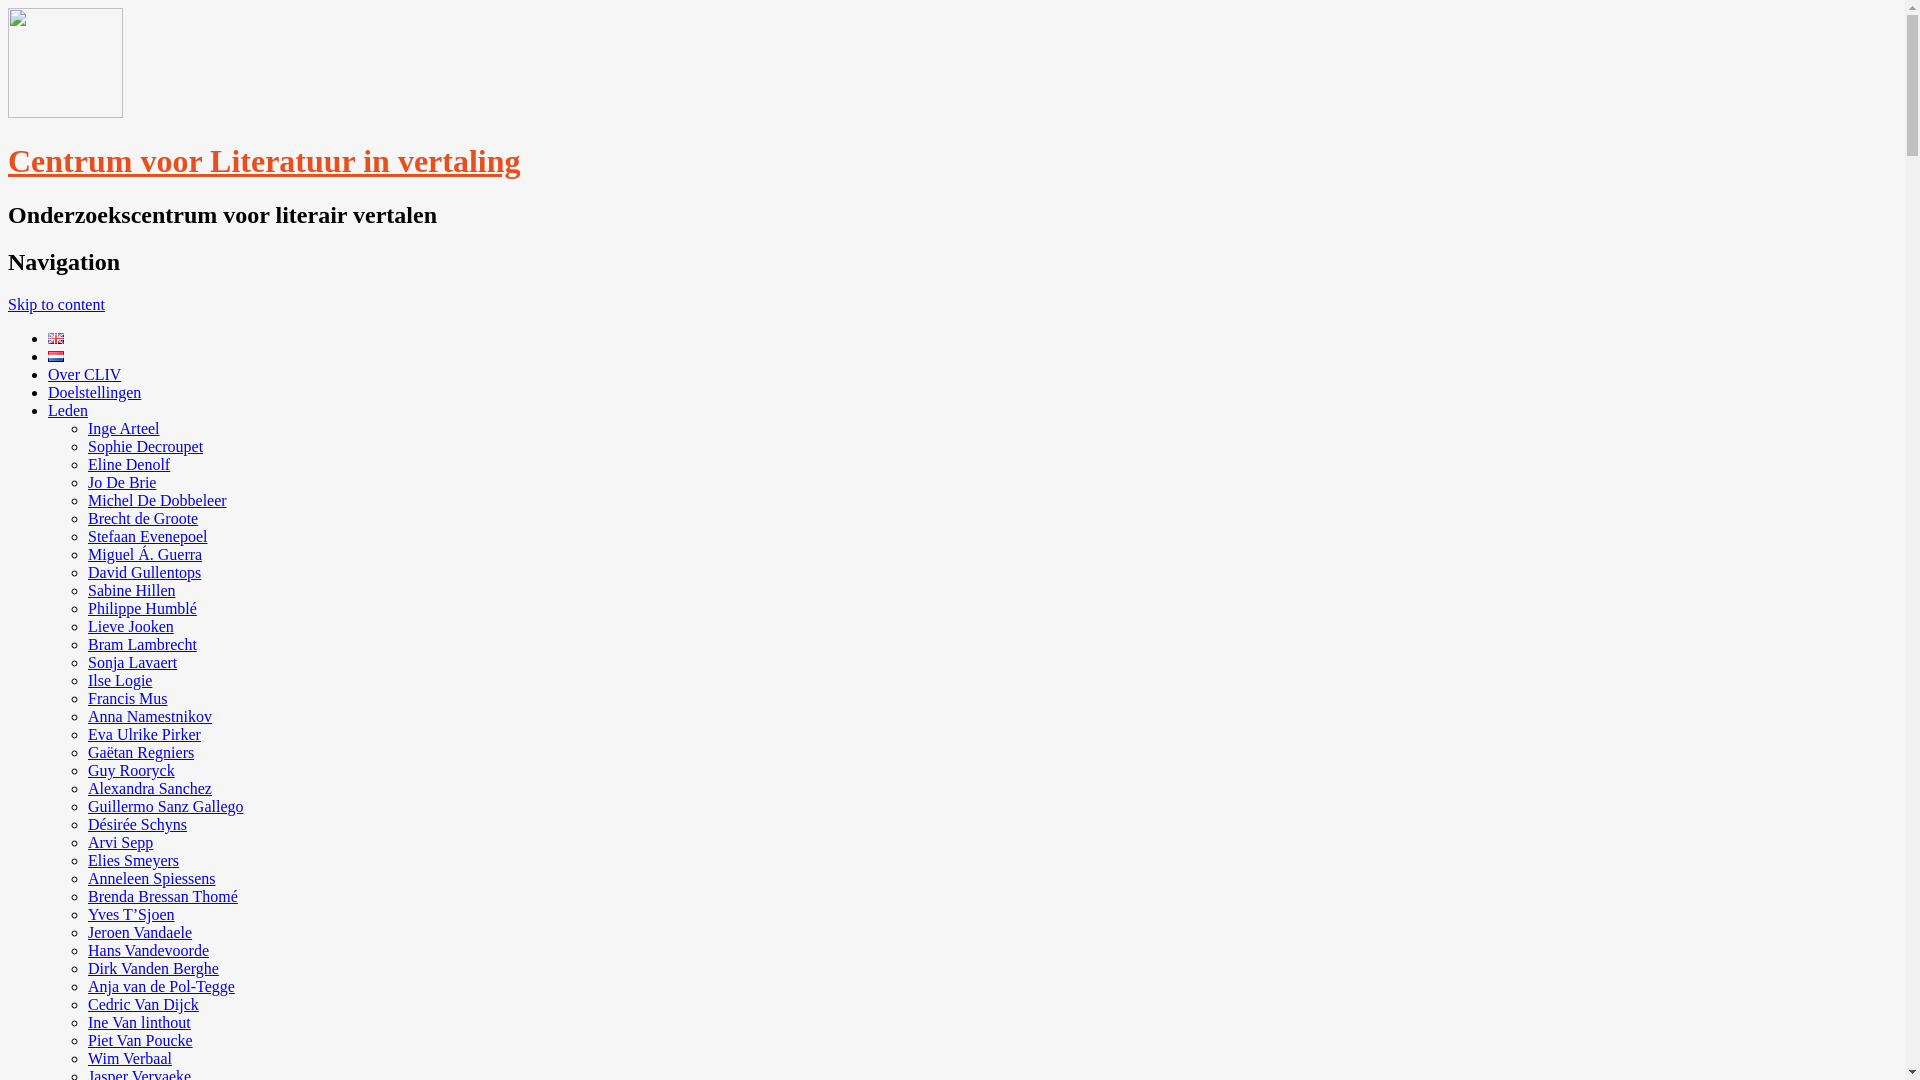 This screenshot has height=1080, width=1920. What do you see at coordinates (56, 337) in the screenshot?
I see `'English'` at bounding box center [56, 337].